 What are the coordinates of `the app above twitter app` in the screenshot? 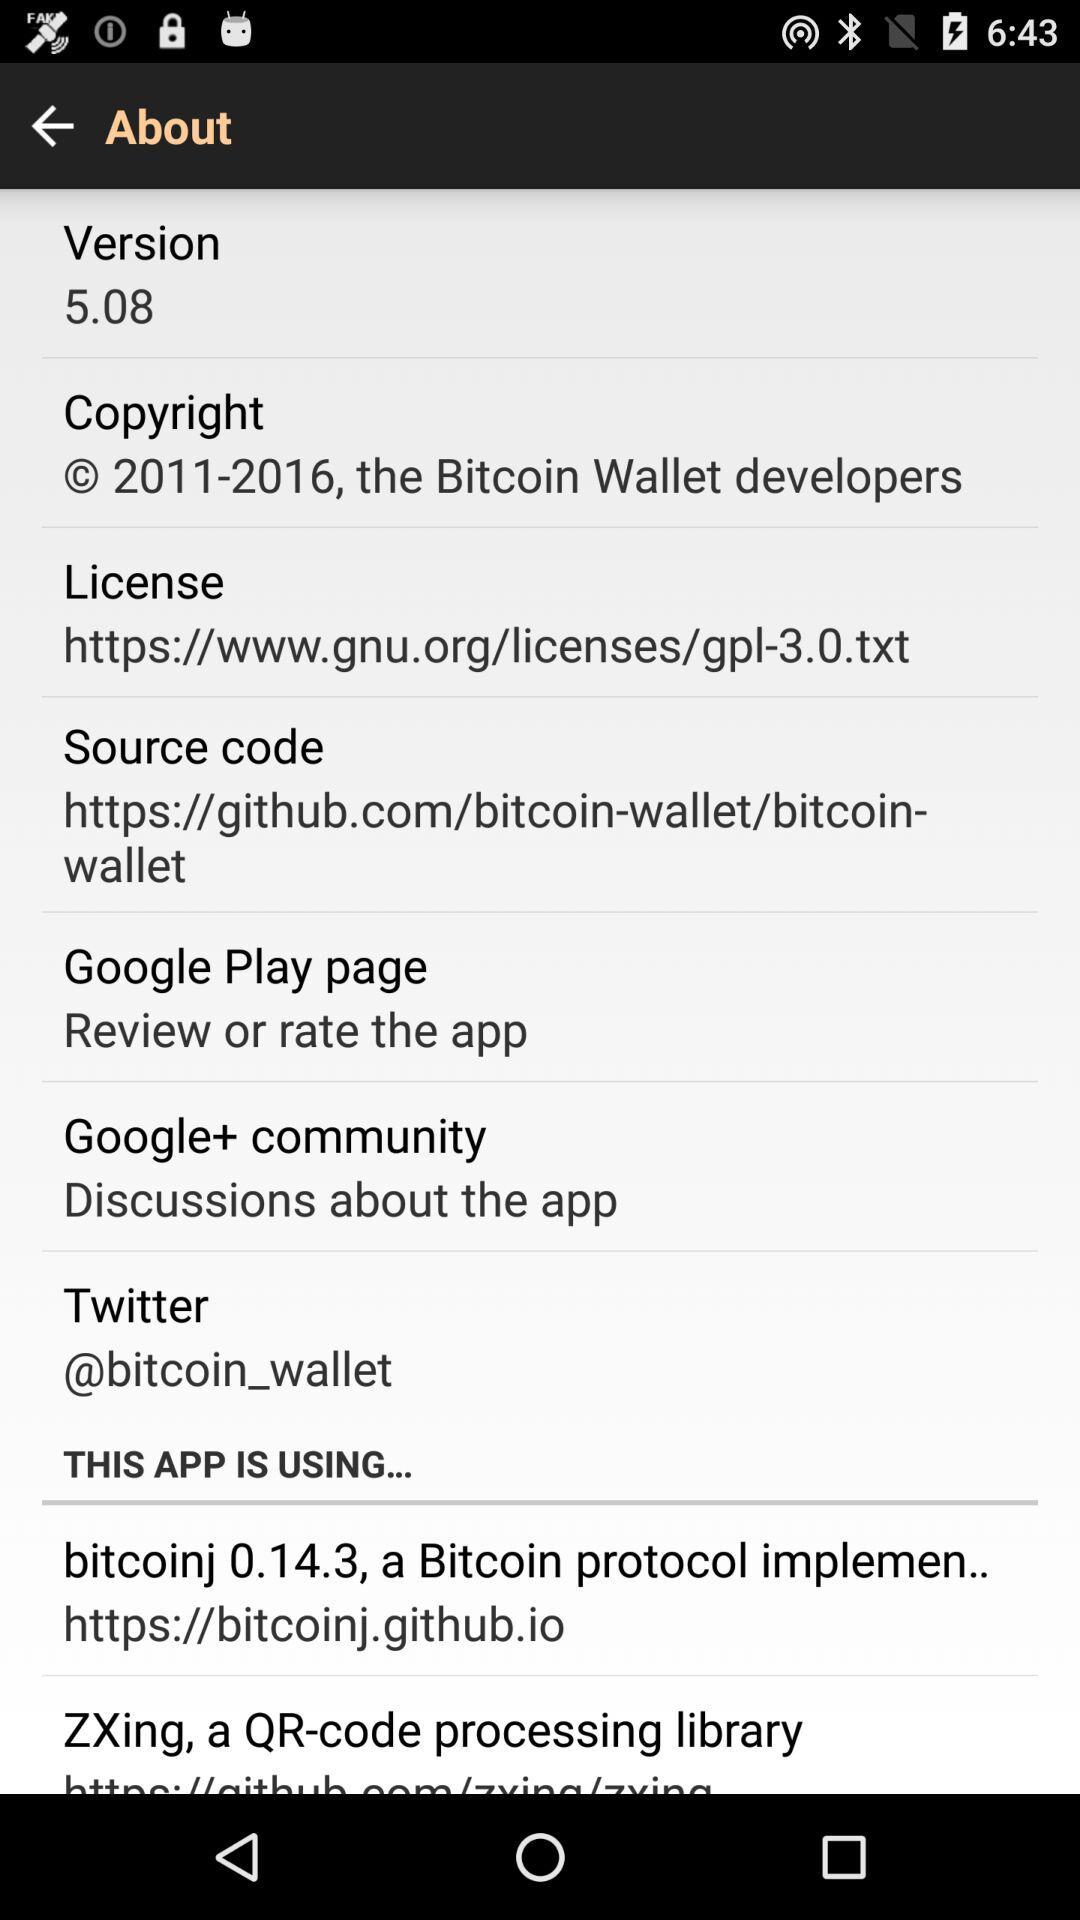 It's located at (339, 1198).